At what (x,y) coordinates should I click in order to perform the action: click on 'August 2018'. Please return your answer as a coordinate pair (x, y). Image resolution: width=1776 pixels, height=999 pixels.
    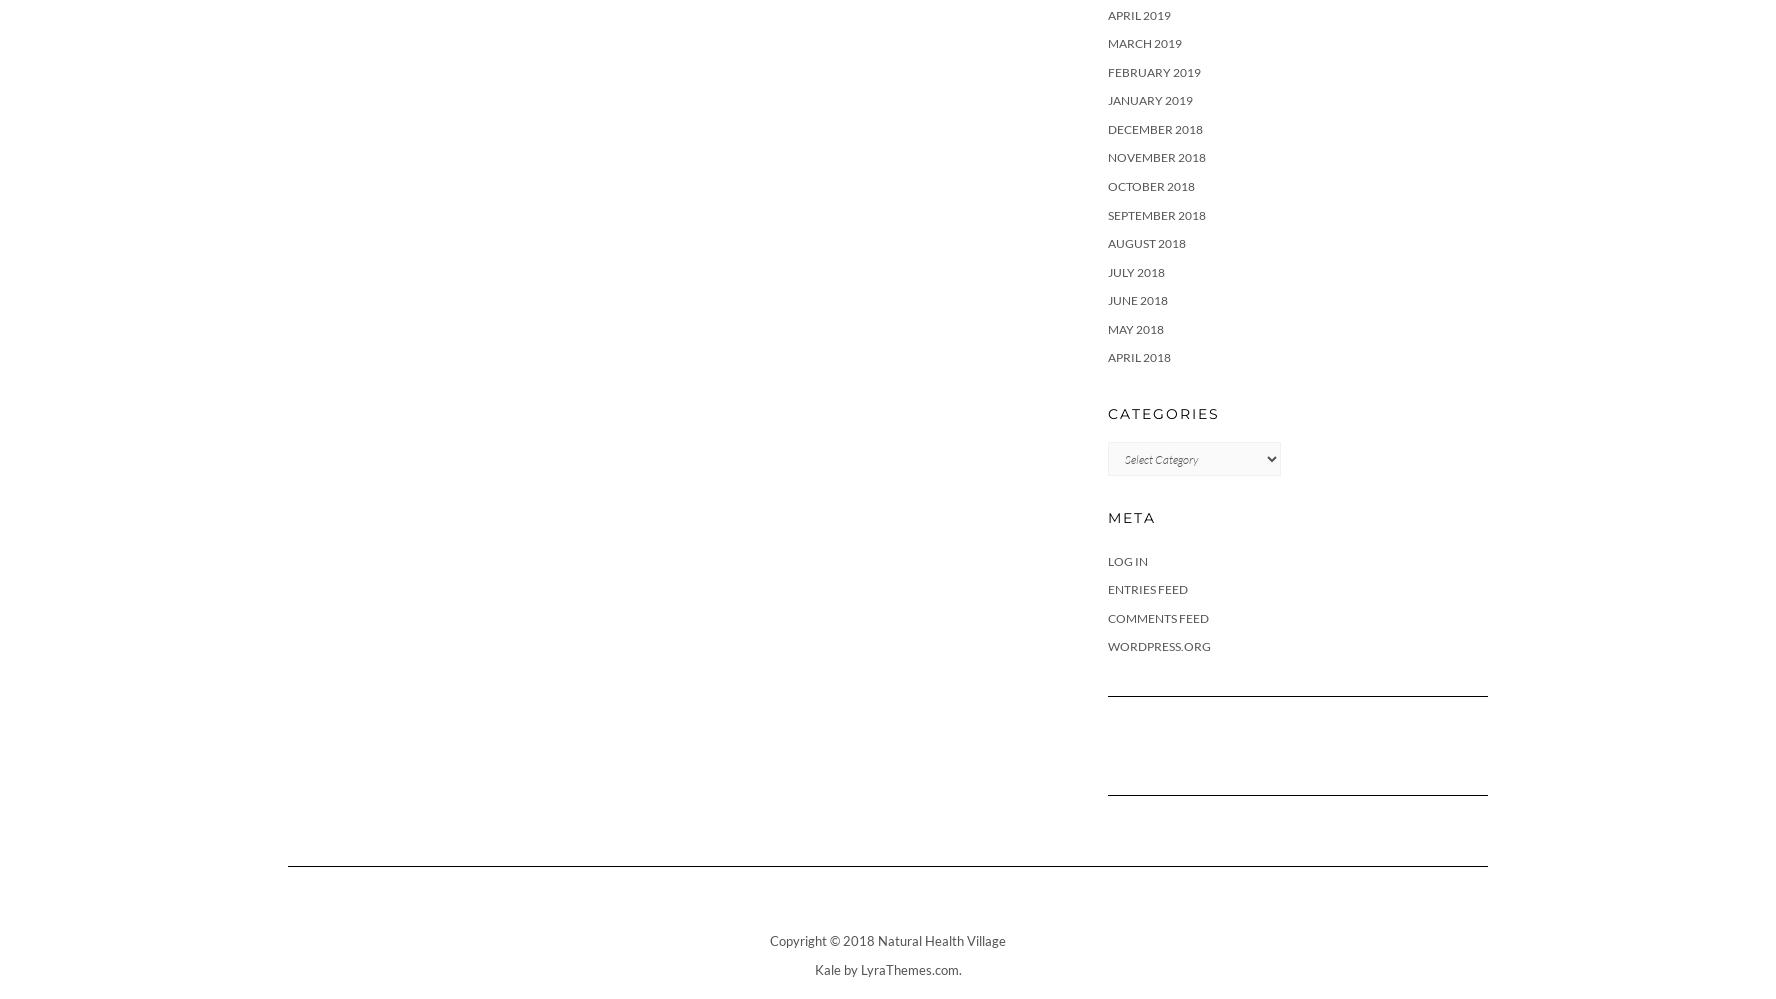
    Looking at the image, I should click on (1146, 243).